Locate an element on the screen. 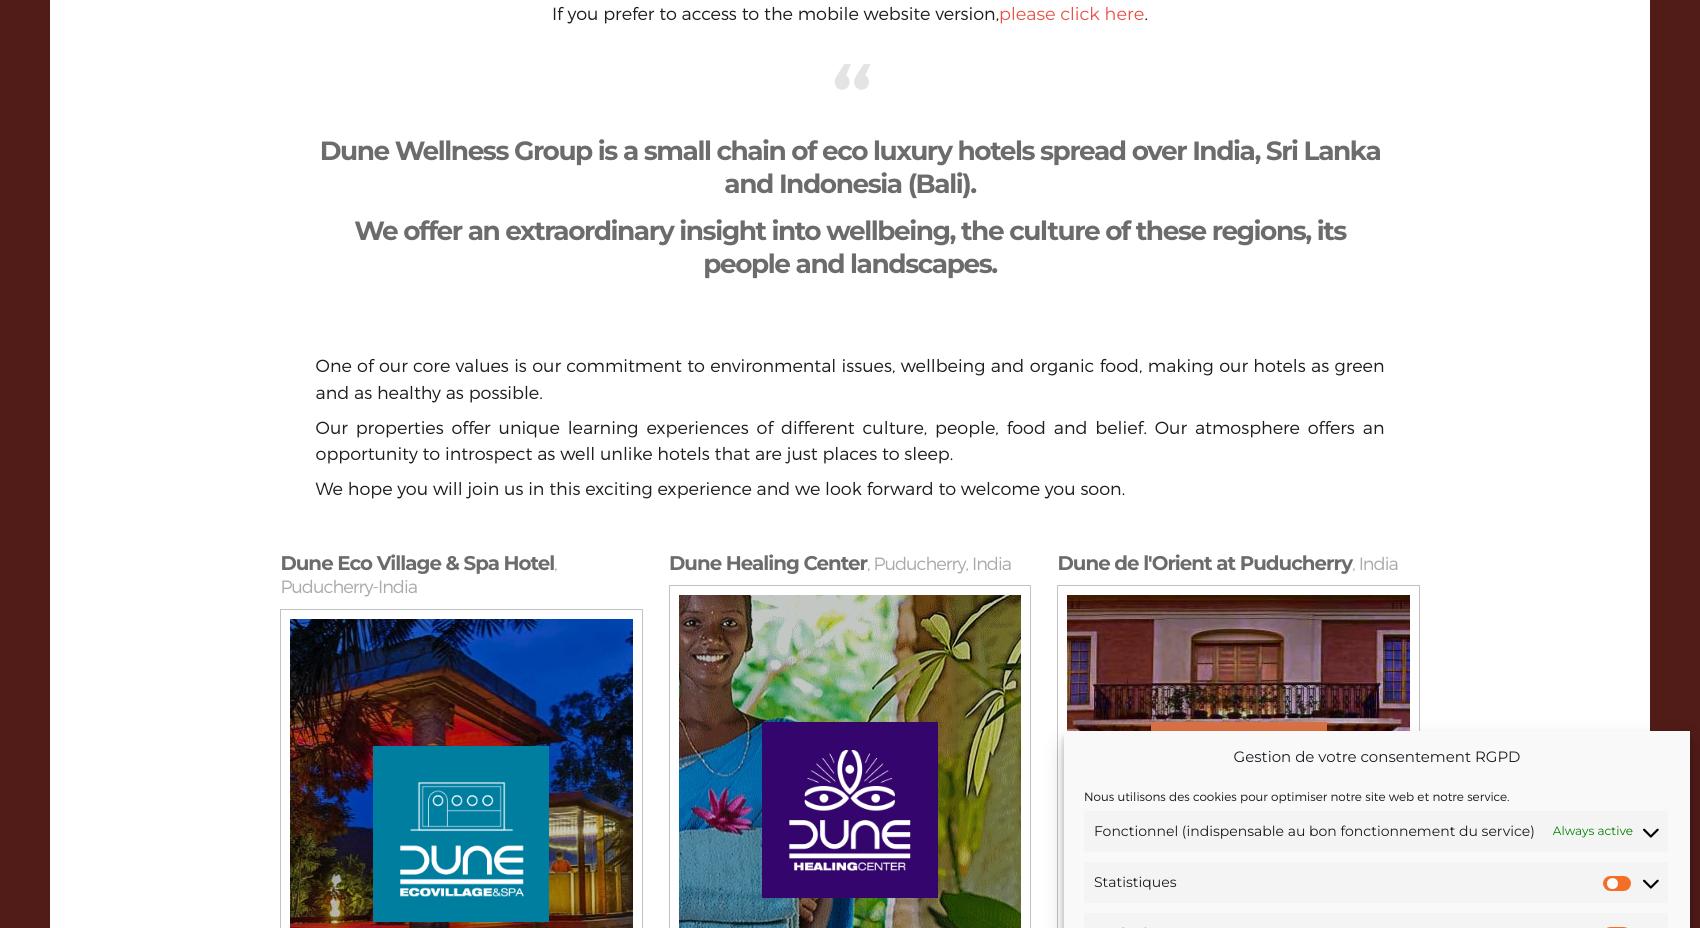  'Dune Wellness Group is a small chain of eco luxury hotels spread over India, Sri Lanka and Indonesia (Bali).' is located at coordinates (848, 167).